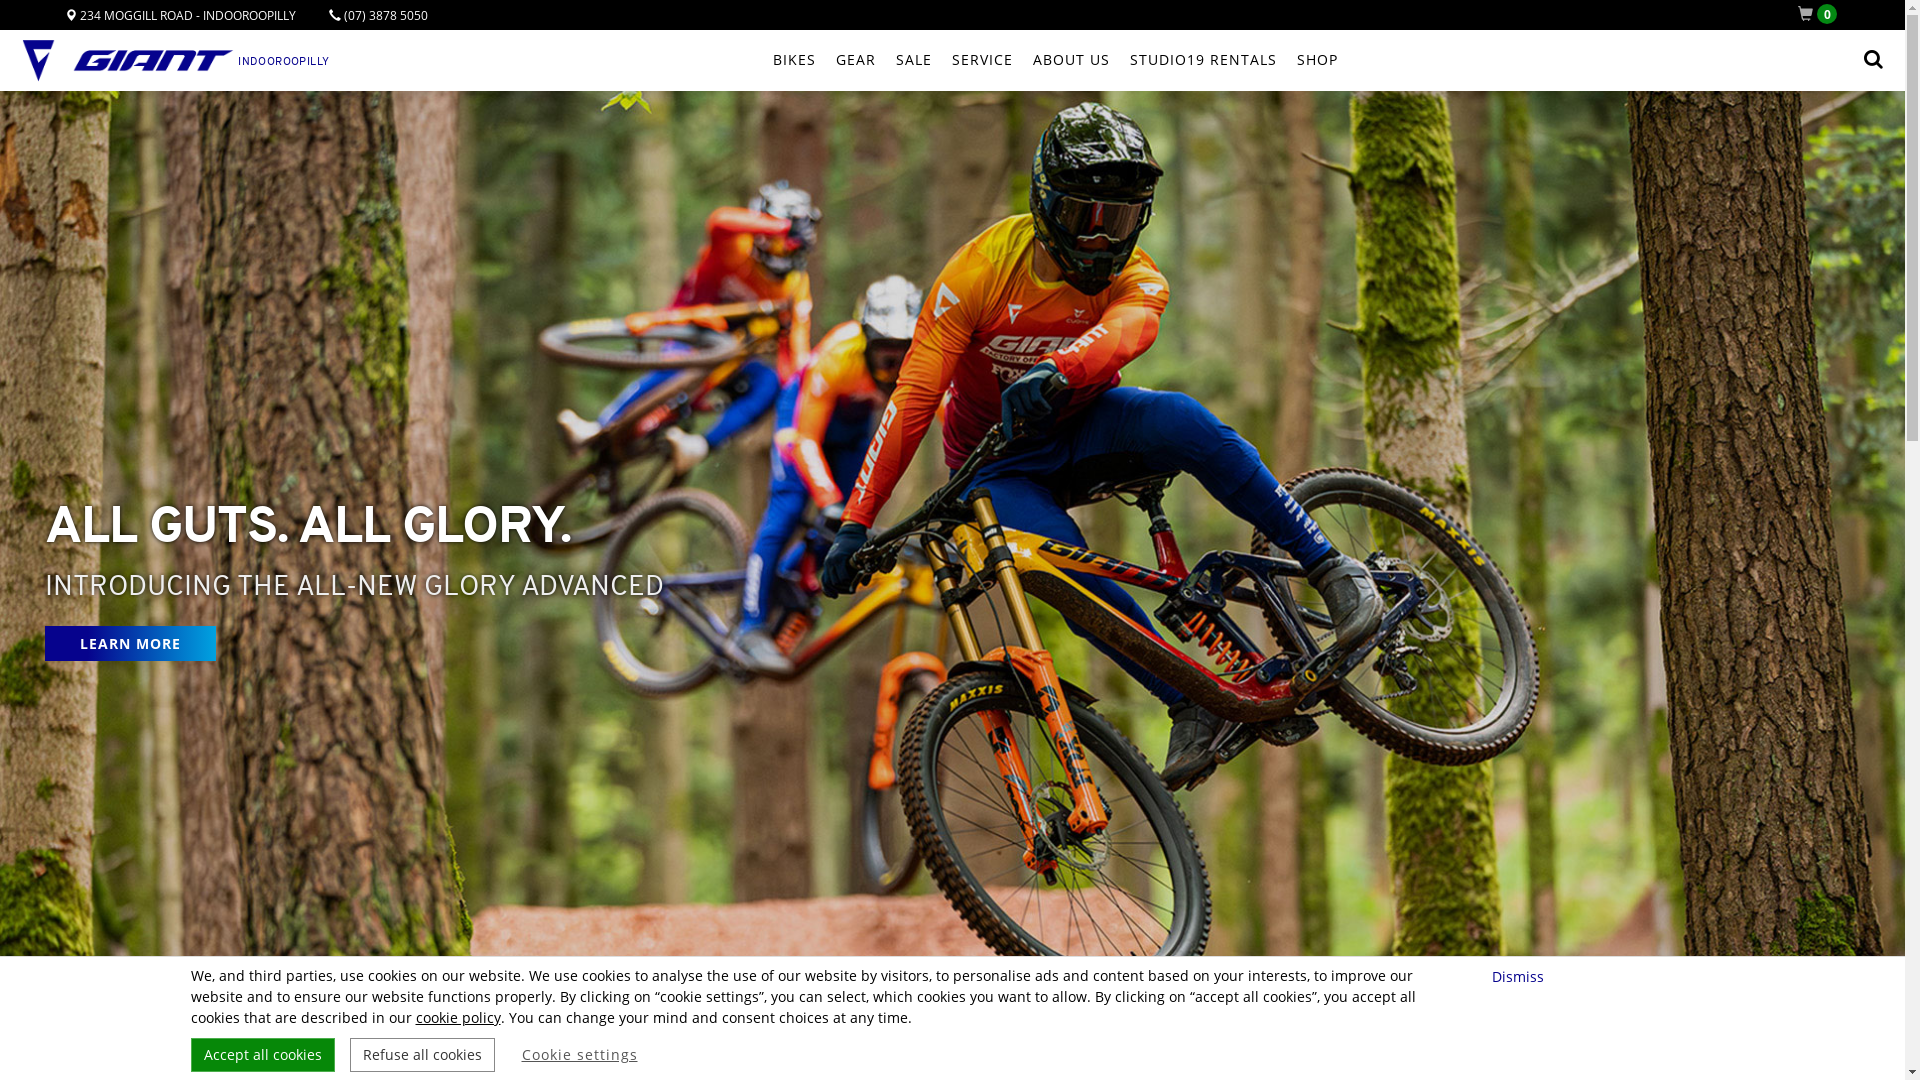 This screenshot has height=1080, width=1920. I want to click on 'cookie policy', so click(457, 1017).